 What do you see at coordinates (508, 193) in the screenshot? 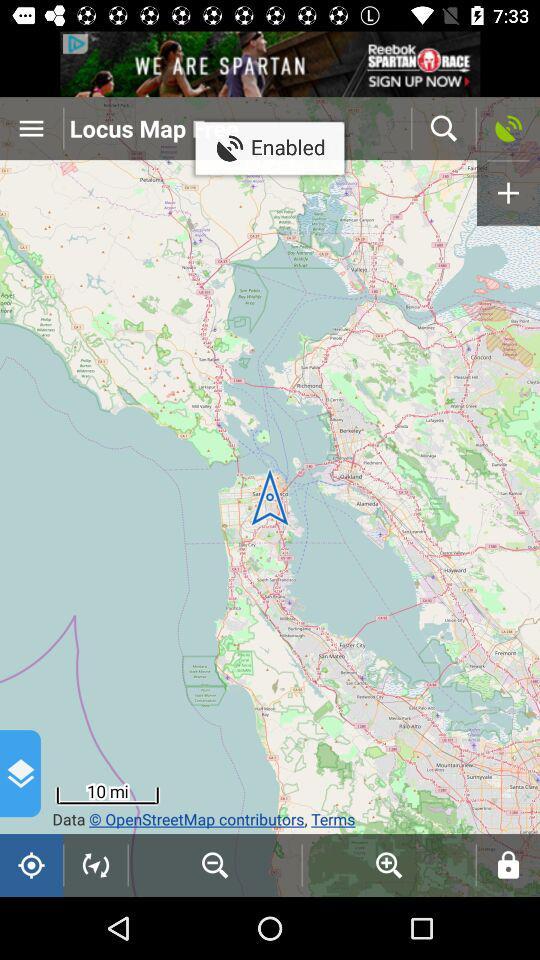
I see `the add icon` at bounding box center [508, 193].